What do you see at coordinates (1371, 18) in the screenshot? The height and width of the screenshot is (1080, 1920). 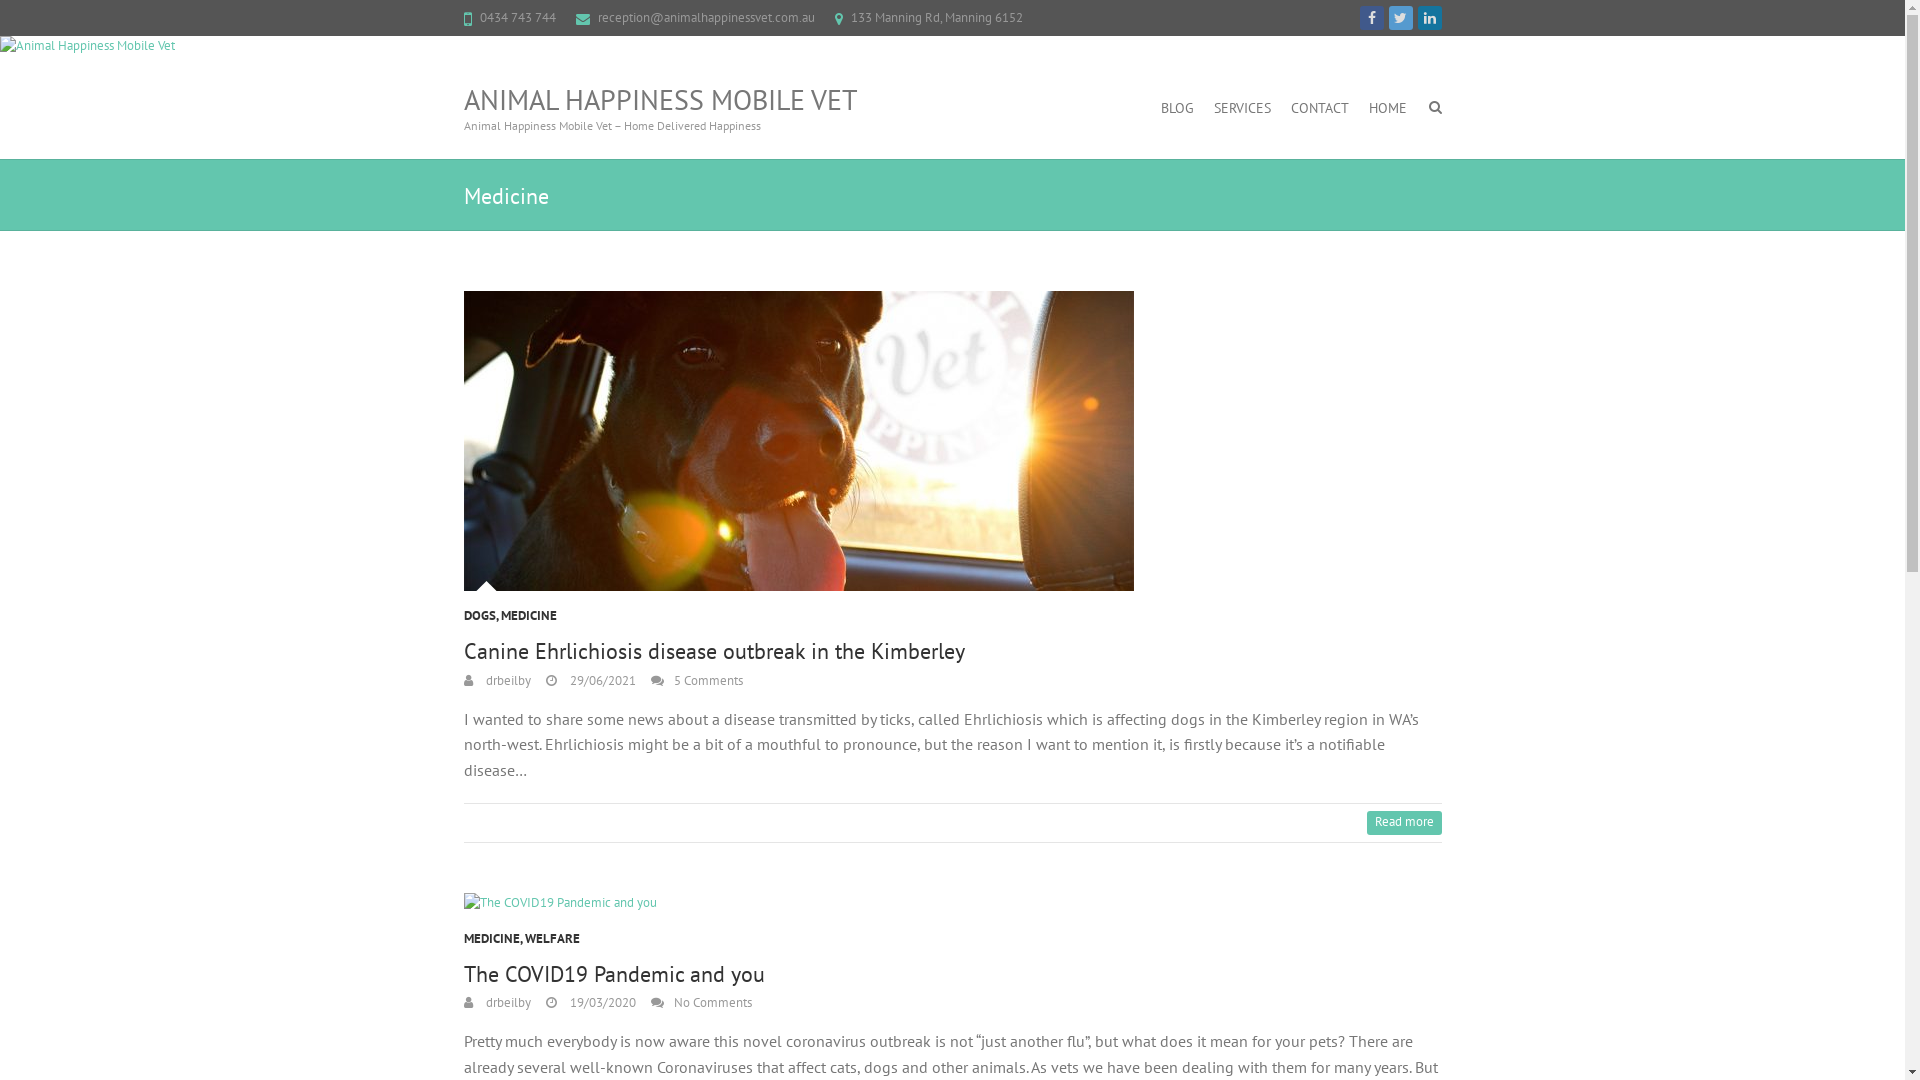 I see `'Animal Happiness Mobile Vet on Facebook'` at bounding box center [1371, 18].